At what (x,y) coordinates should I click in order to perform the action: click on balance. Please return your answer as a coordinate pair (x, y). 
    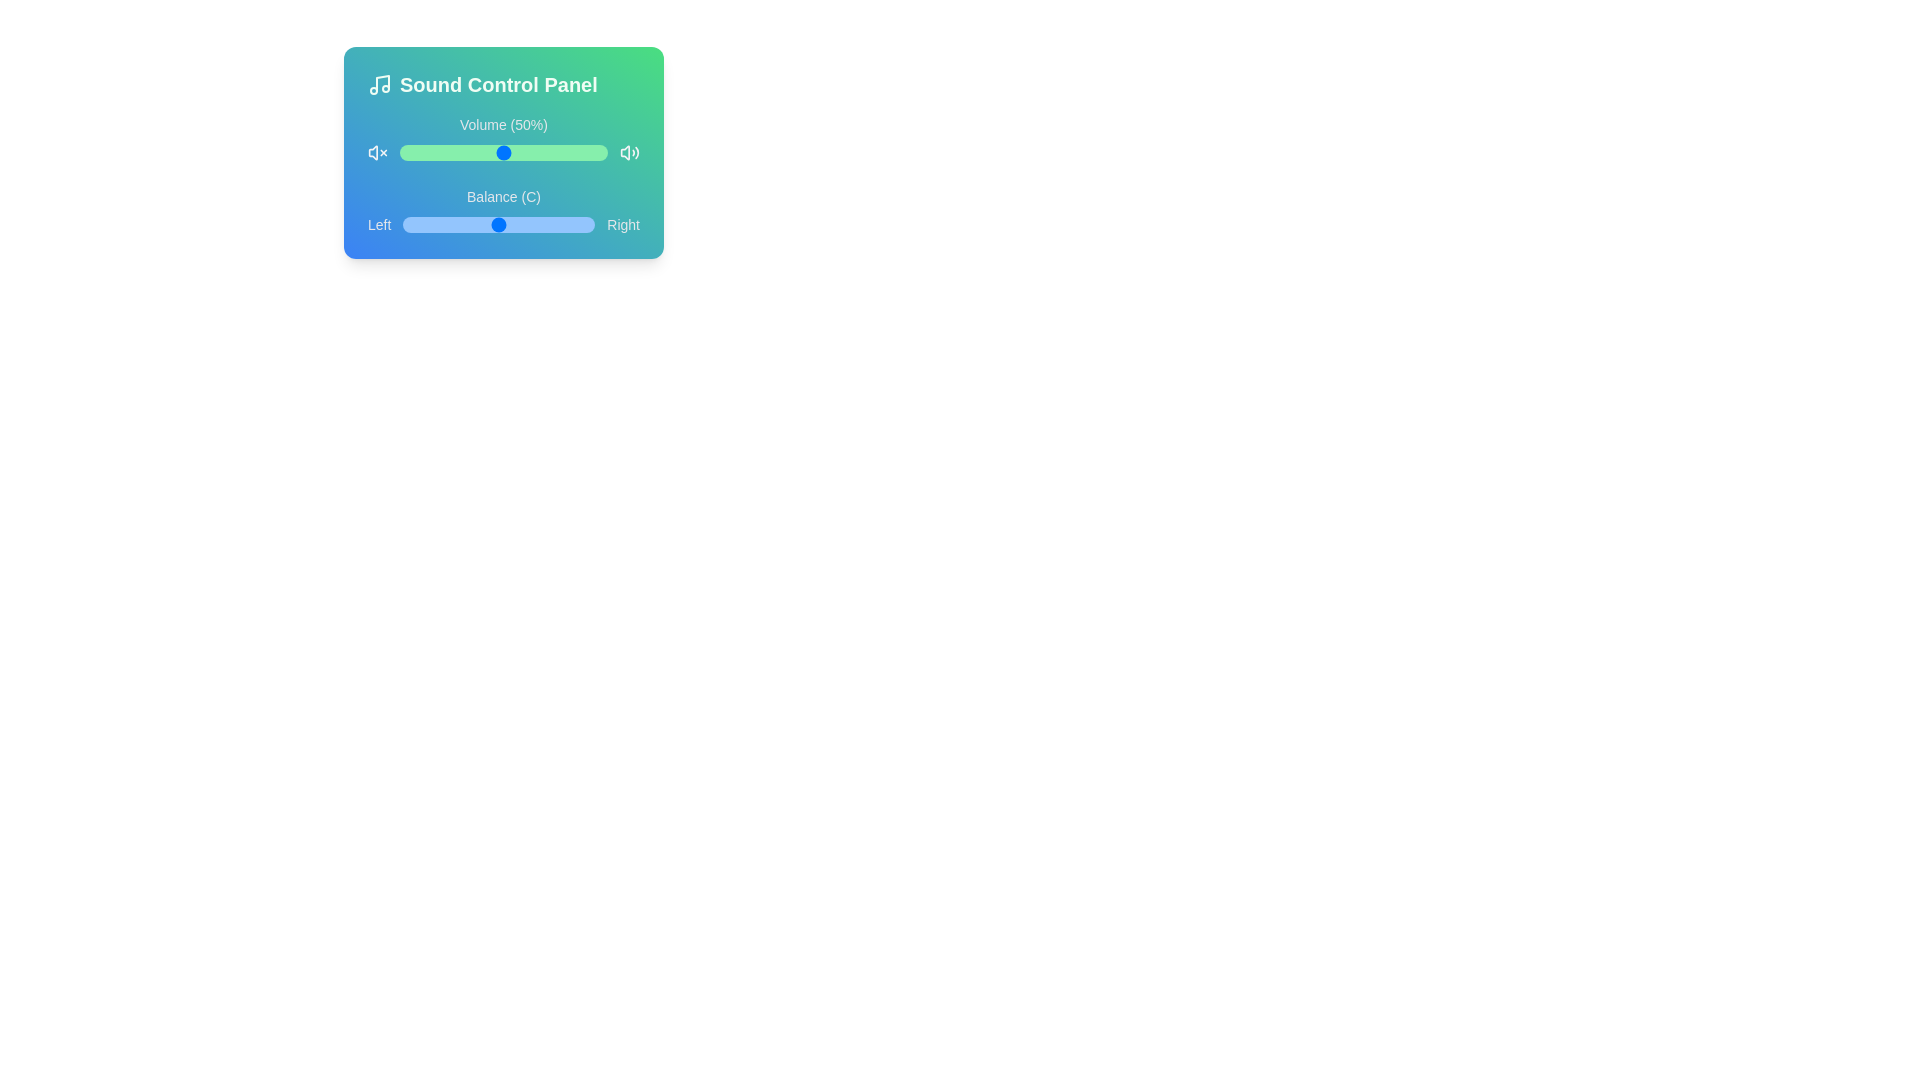
    Looking at the image, I should click on (446, 224).